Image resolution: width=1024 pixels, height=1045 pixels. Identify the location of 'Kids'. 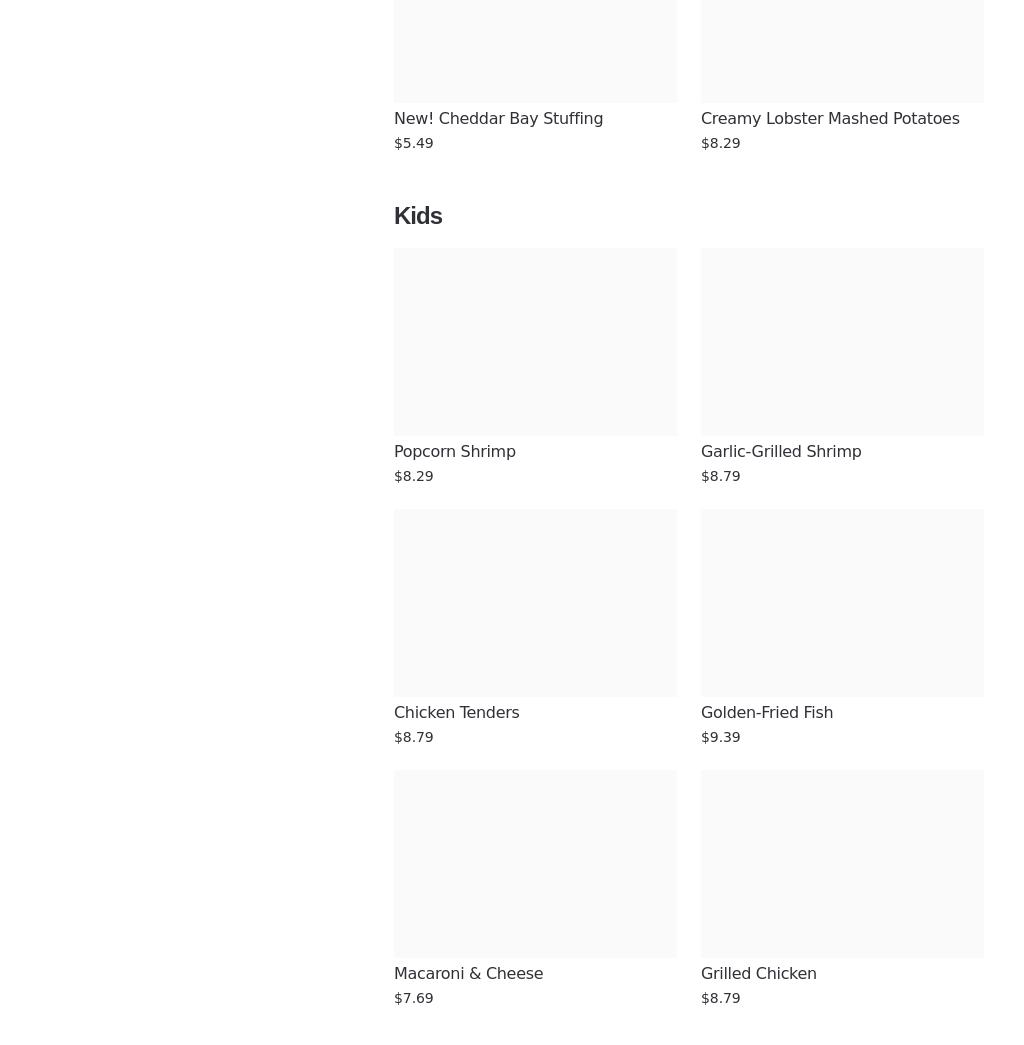
(416, 215).